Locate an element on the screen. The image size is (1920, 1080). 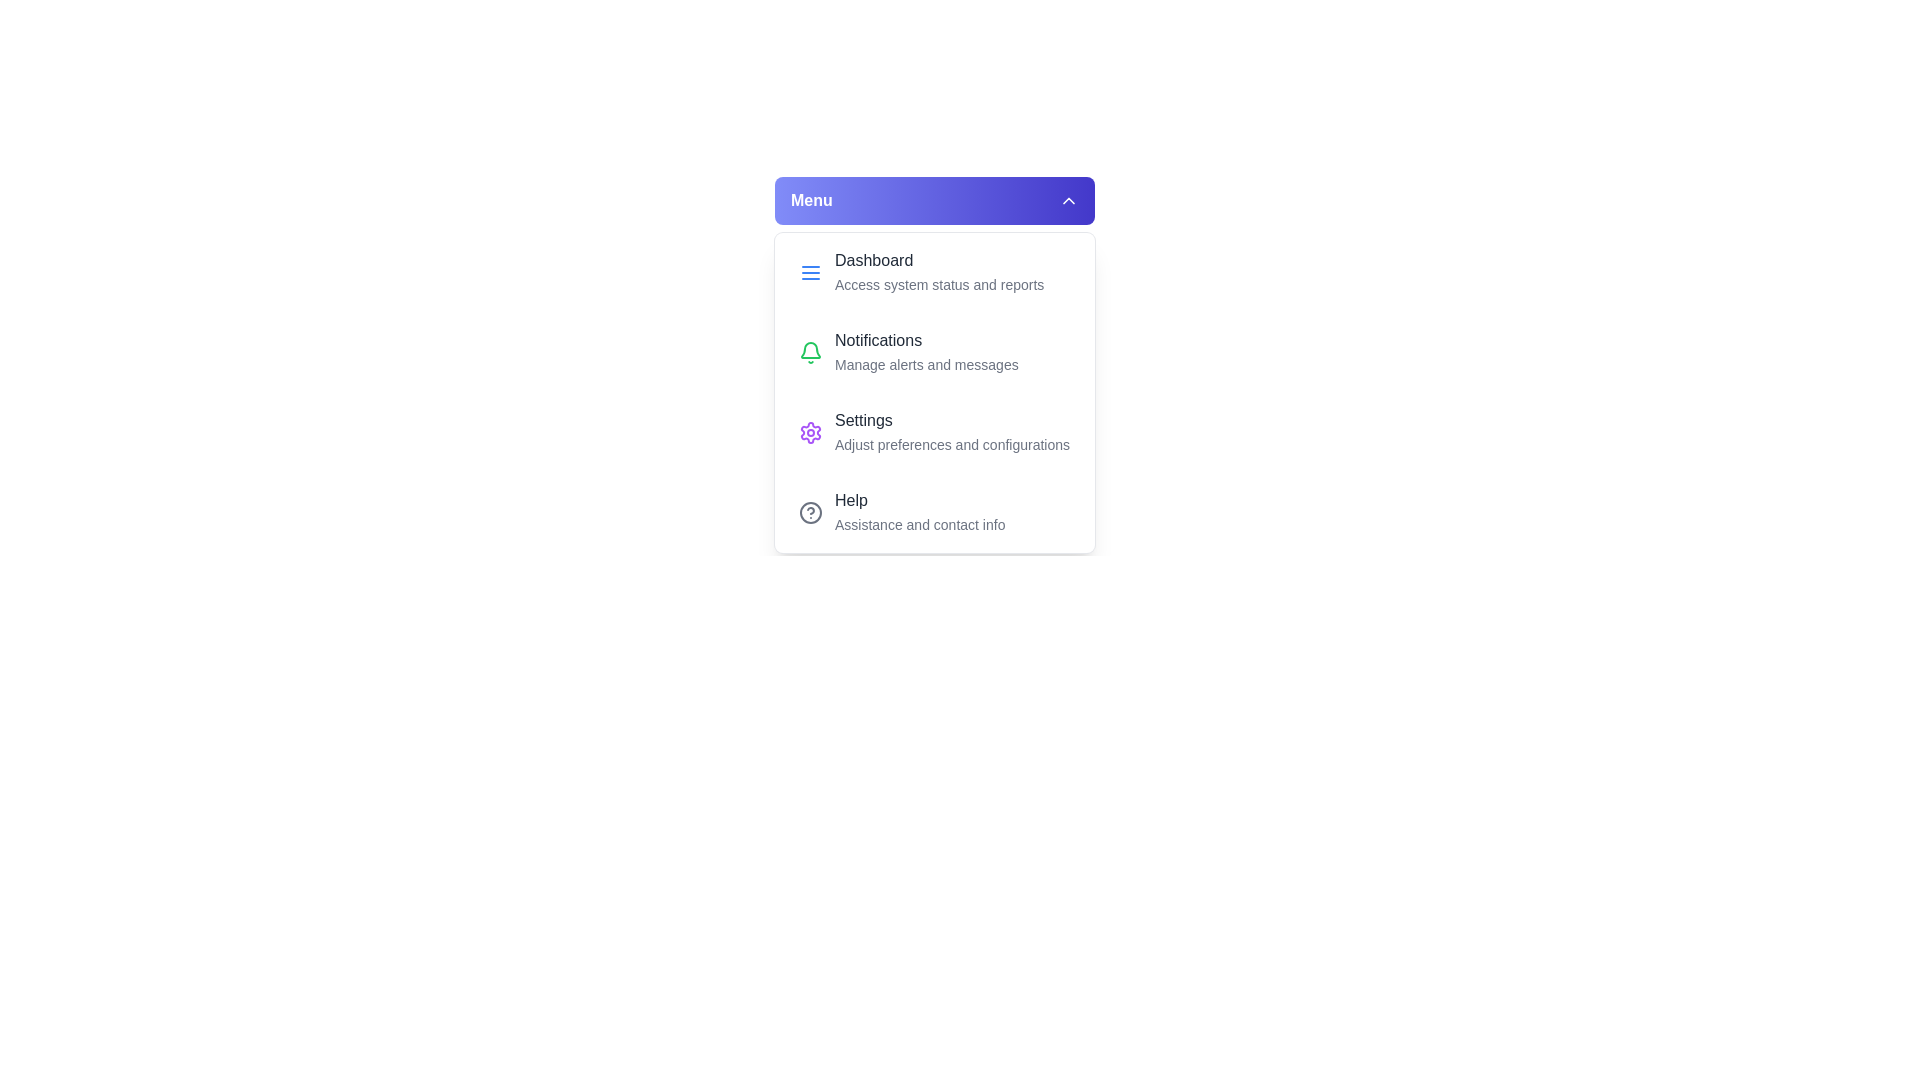
the visual details of the blue hamburger menu icon positioned to the left of the 'Dashboard' text label within the 'Dashboard' list item group of the dropdown menu is located at coordinates (811, 273).